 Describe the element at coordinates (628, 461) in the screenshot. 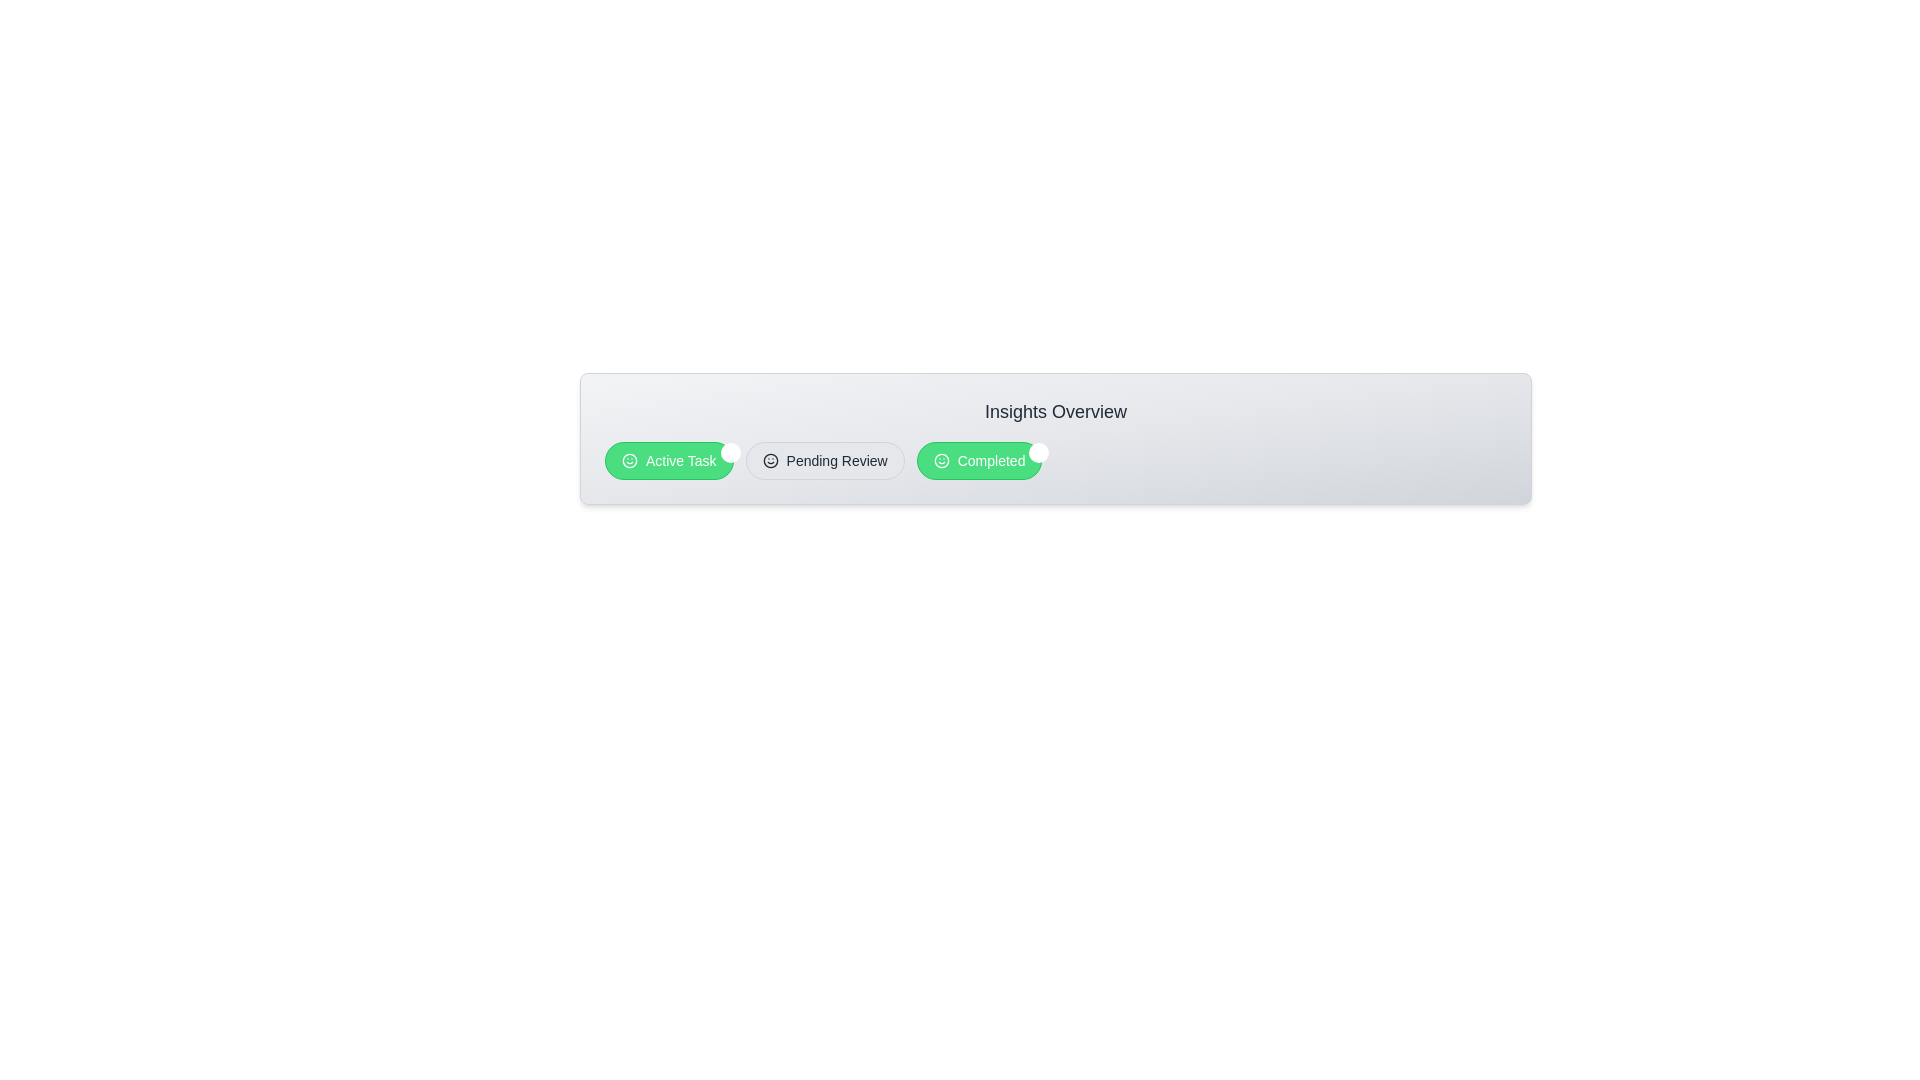

I see `the icon of the chip labeled 'Active Task'` at that location.